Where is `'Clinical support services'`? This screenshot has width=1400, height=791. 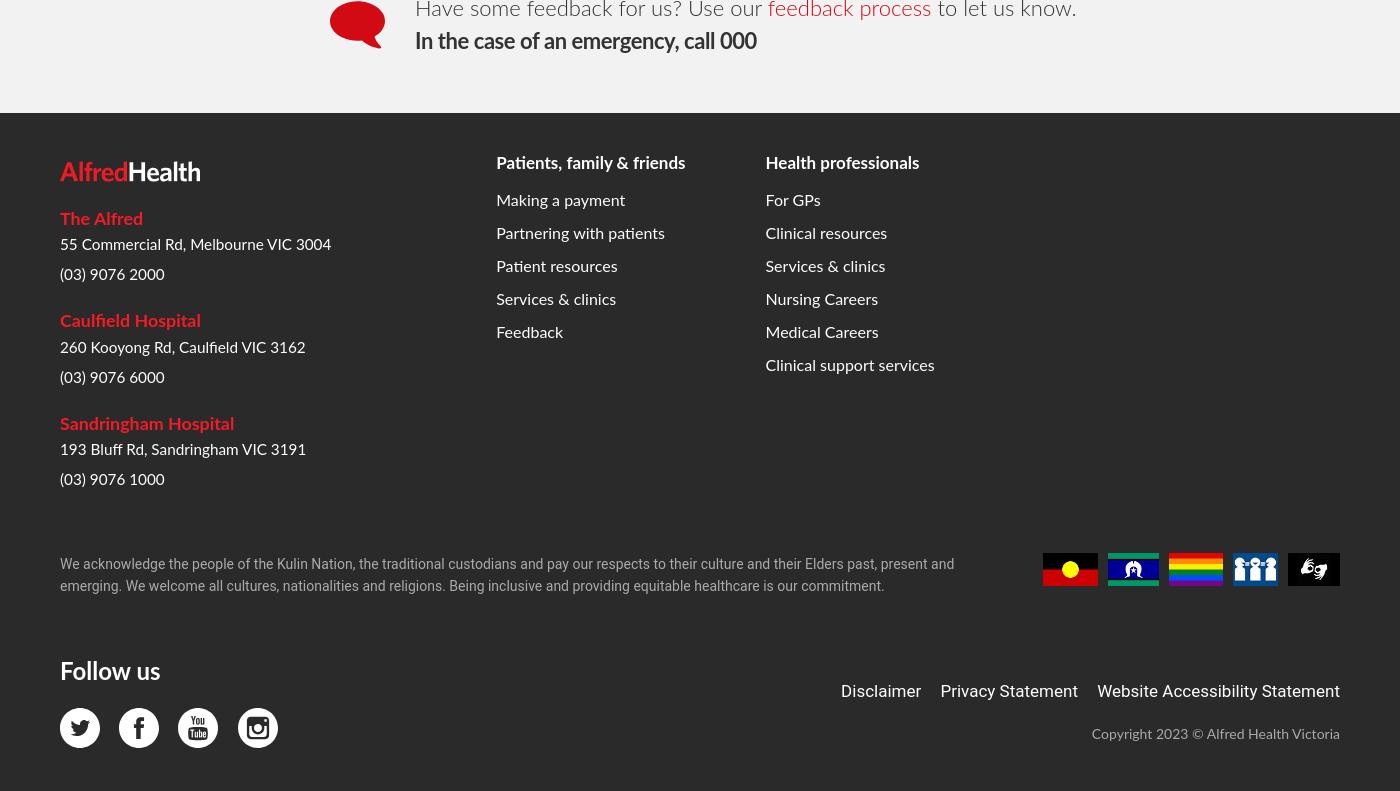
'Clinical support services' is located at coordinates (849, 42).